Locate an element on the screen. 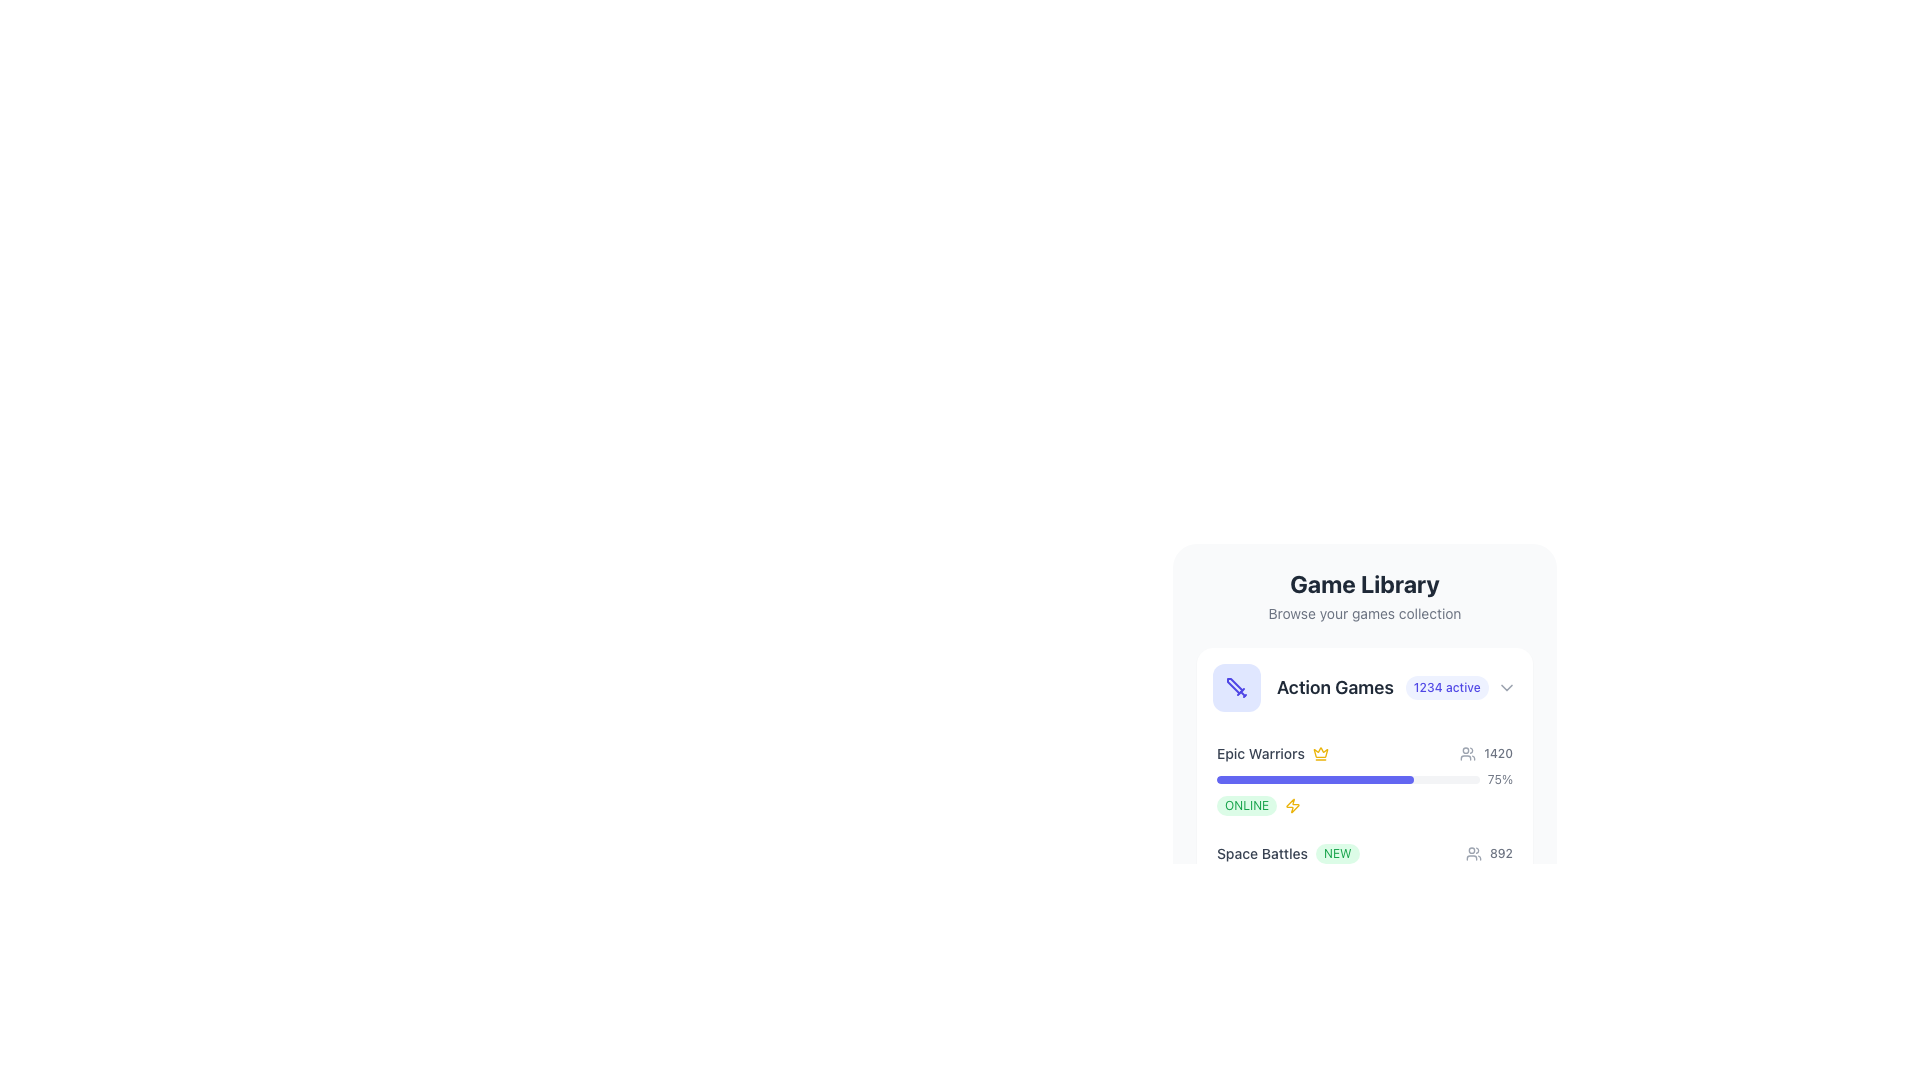 The width and height of the screenshot is (1920, 1080). the last game item in the 'Game Library' section under 'Action Games', which includes a 'NEW' badge and user count is located at coordinates (1363, 878).